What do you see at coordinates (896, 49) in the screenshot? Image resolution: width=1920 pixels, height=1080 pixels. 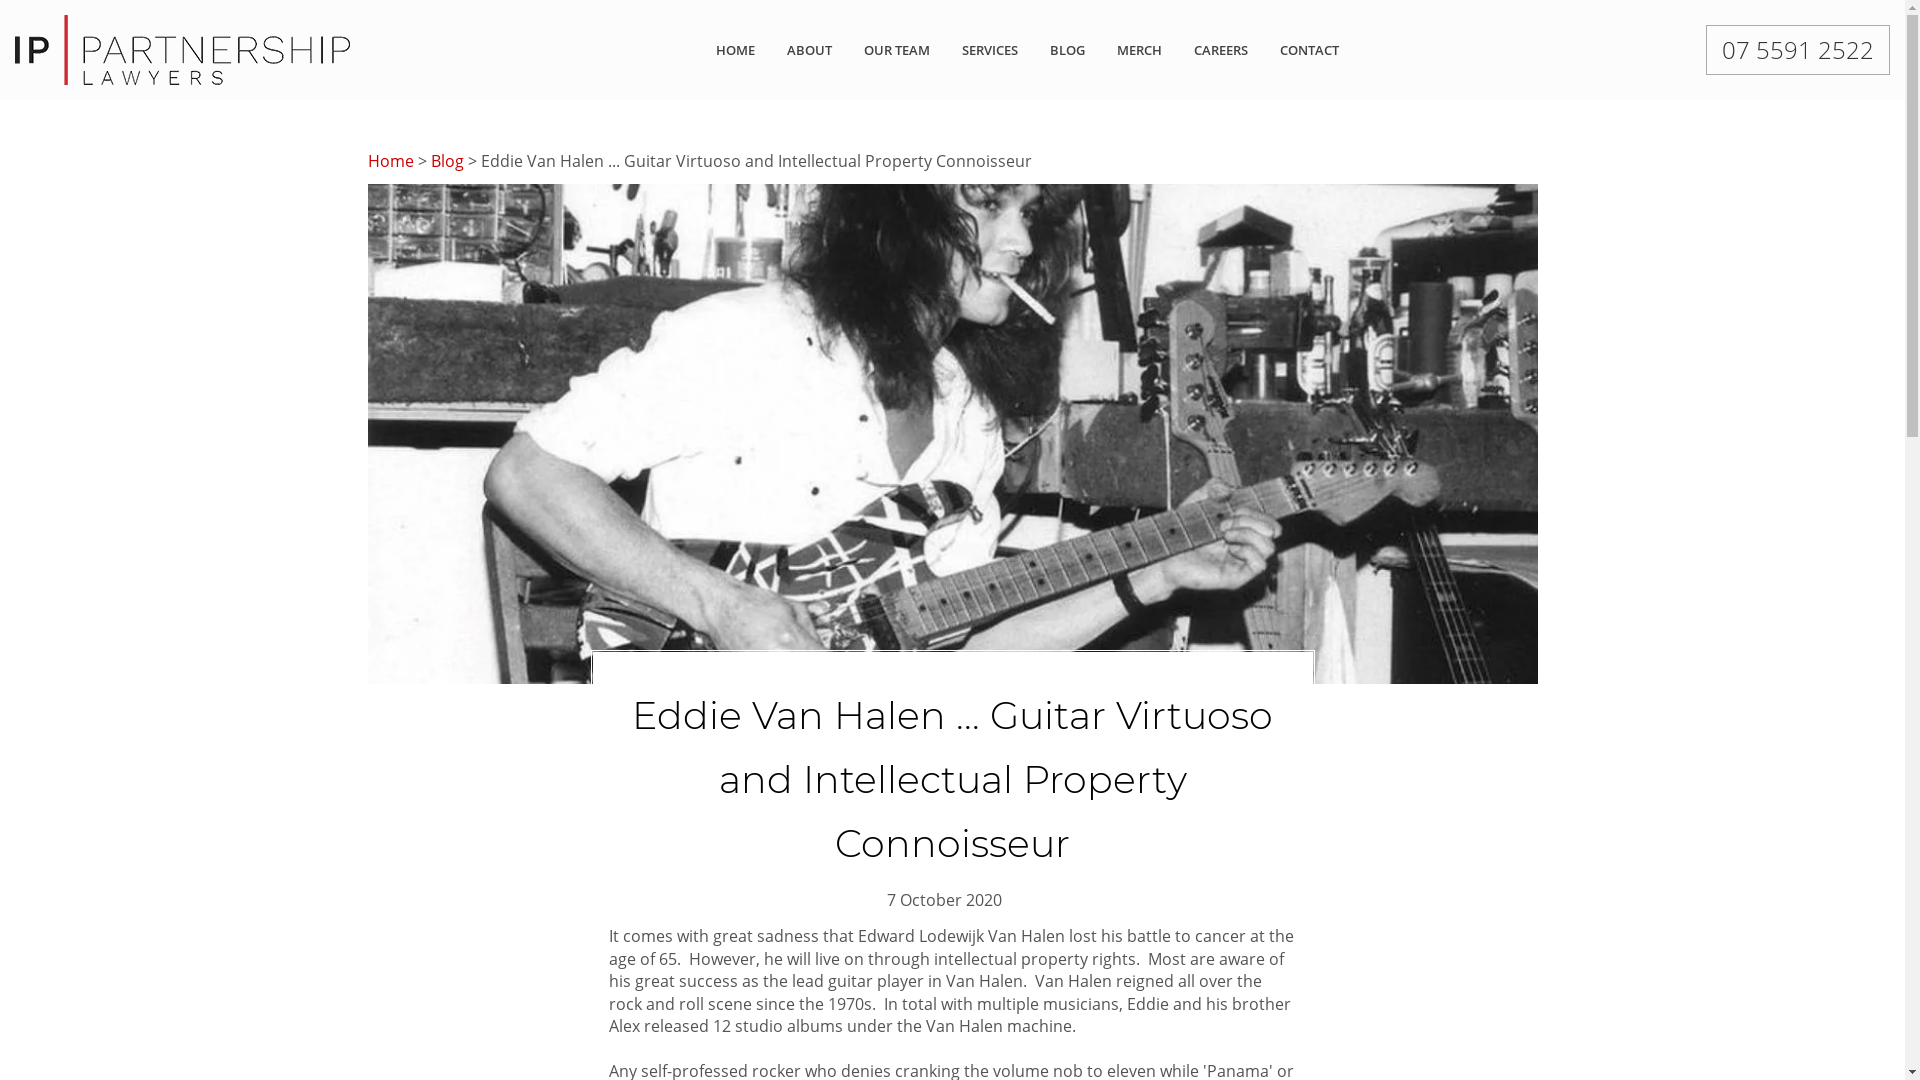 I see `'OUR TEAM'` at bounding box center [896, 49].